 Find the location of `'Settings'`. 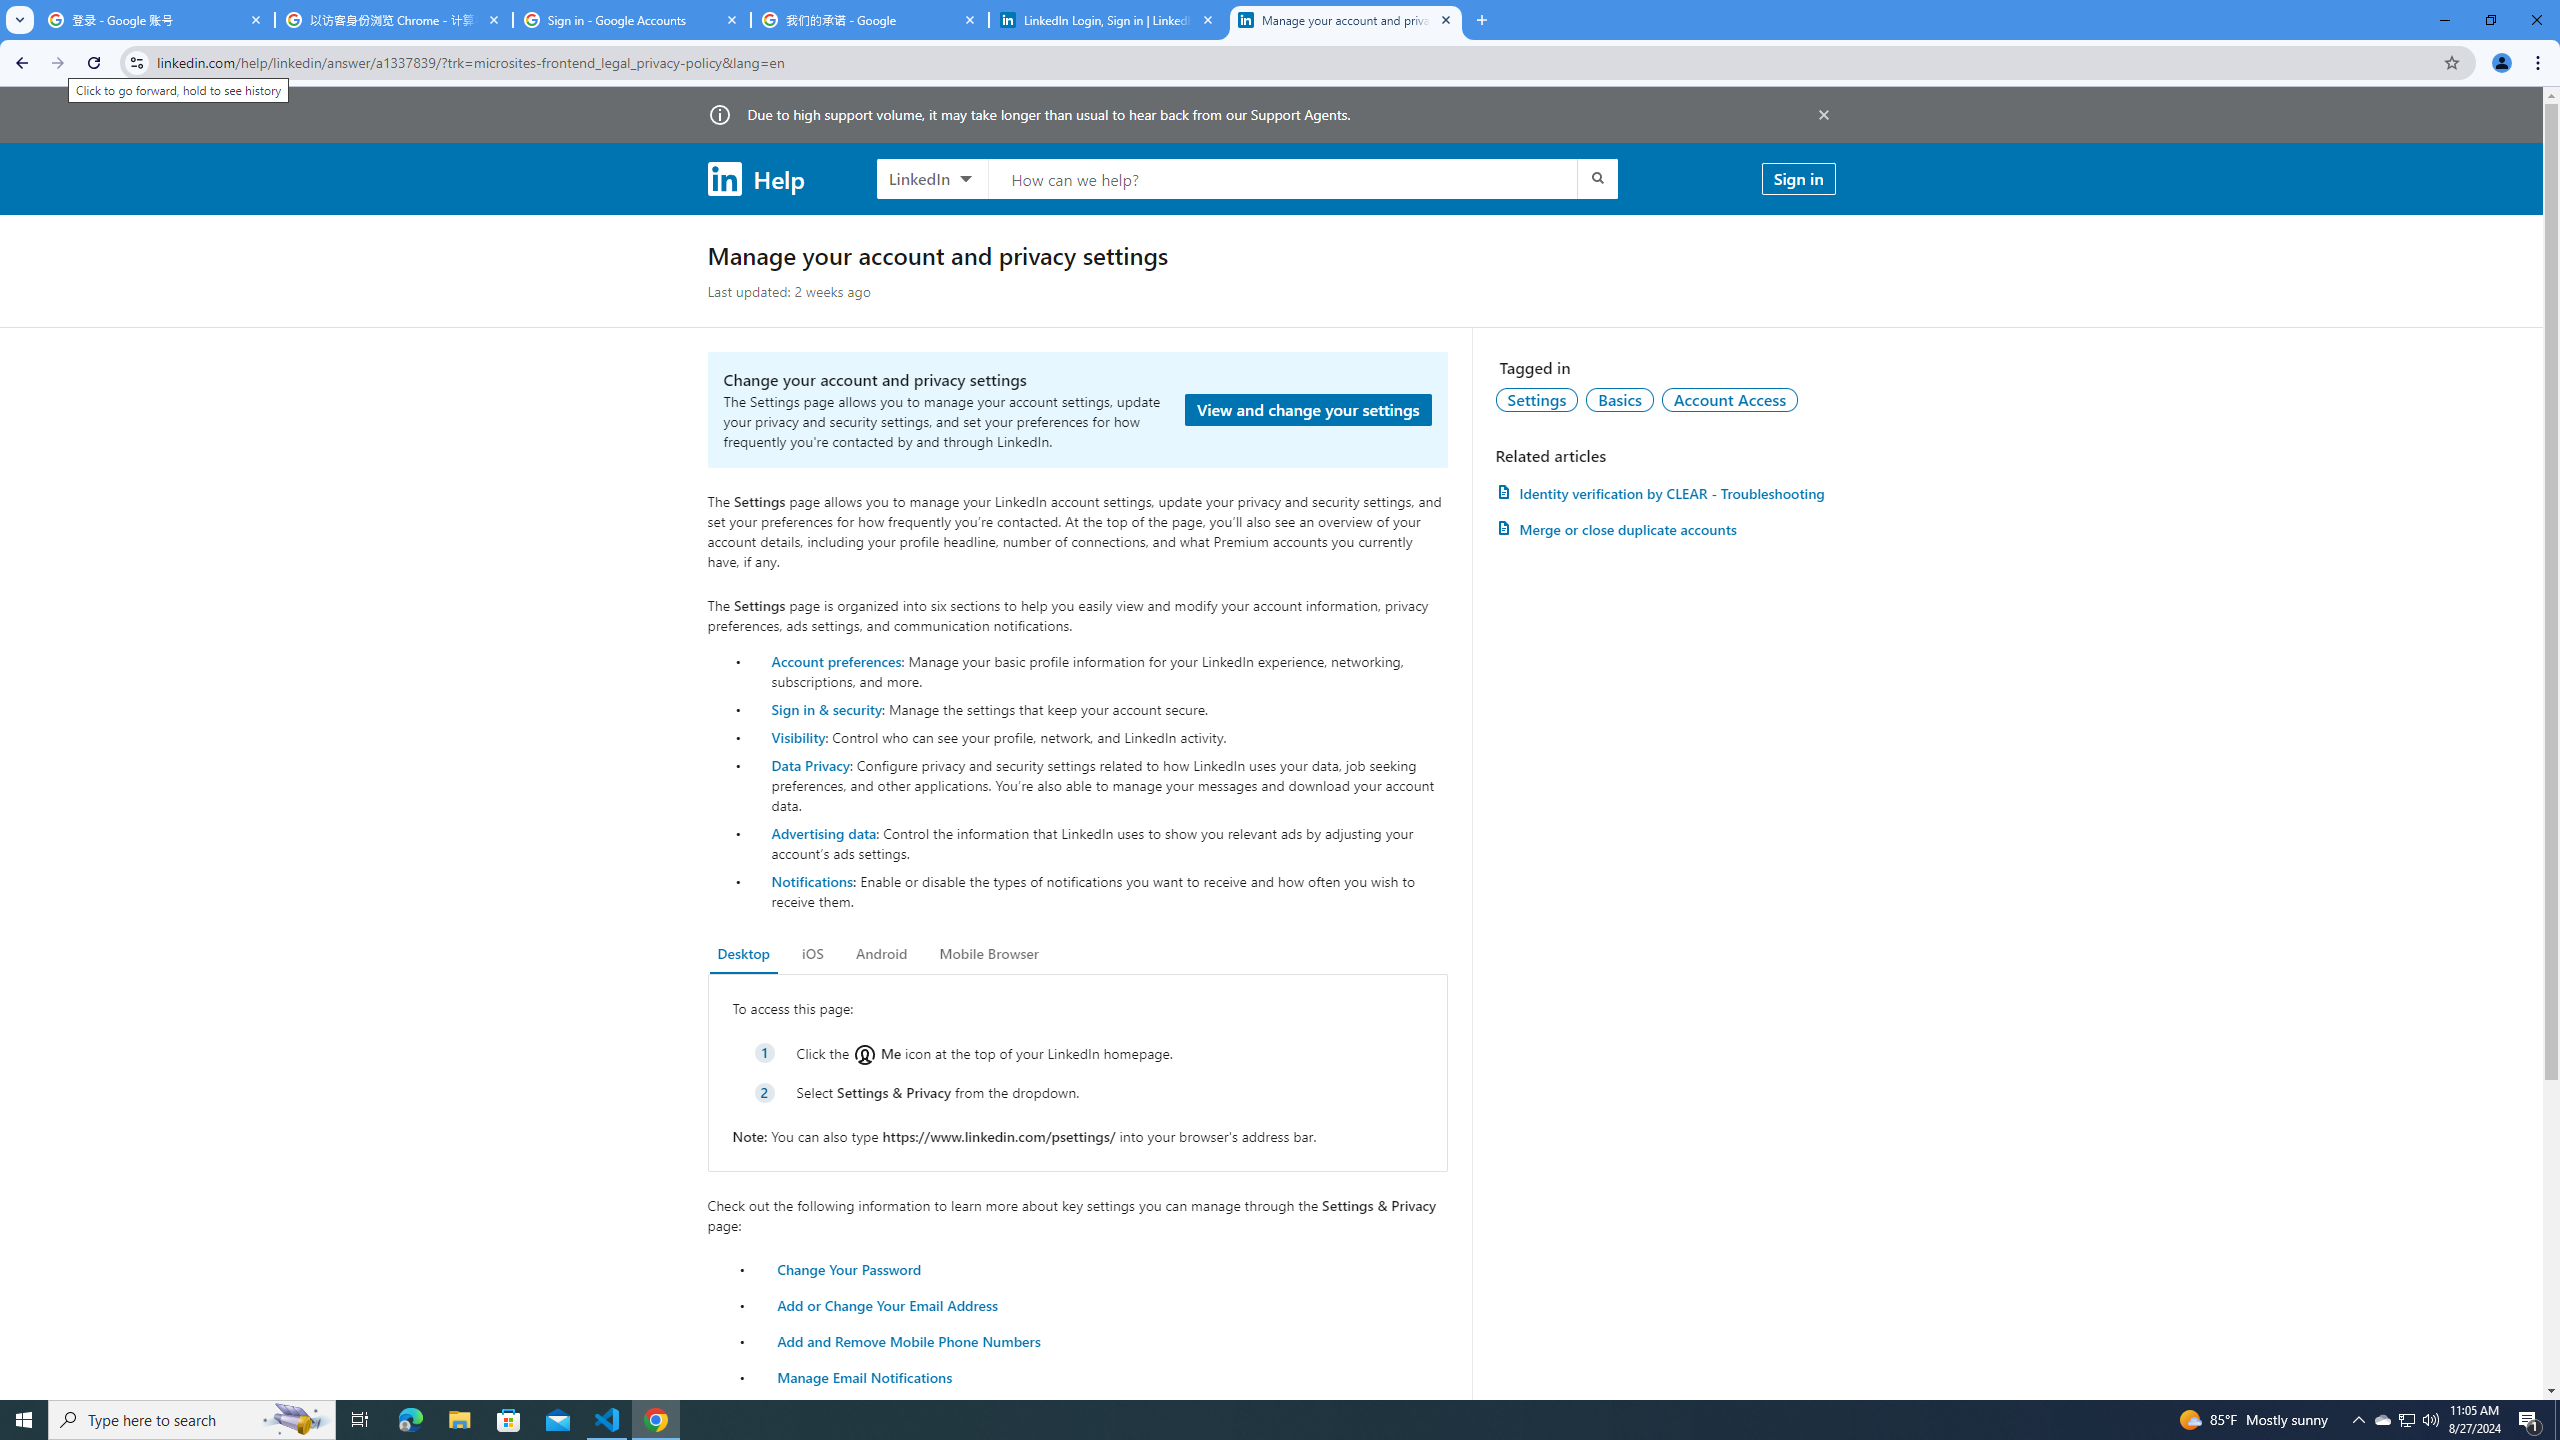

'Settings' is located at coordinates (1536, 398).